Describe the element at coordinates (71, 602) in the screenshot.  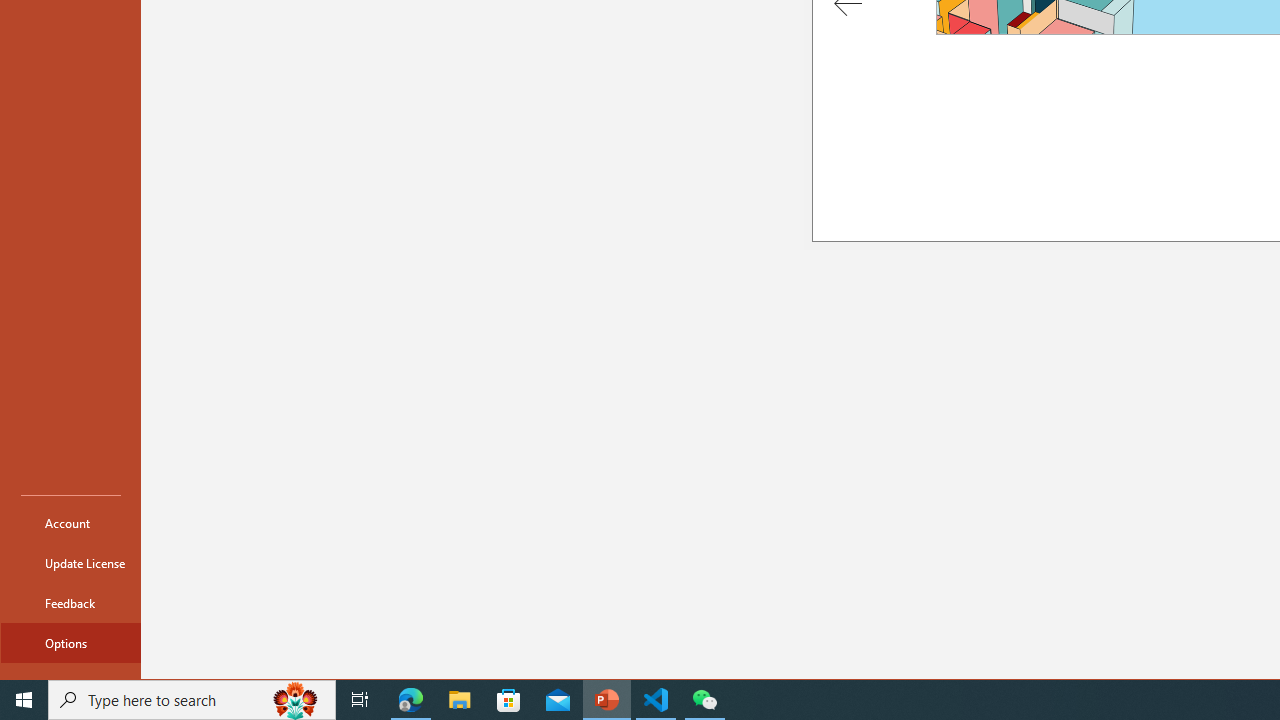
I see `'Feedback'` at that location.